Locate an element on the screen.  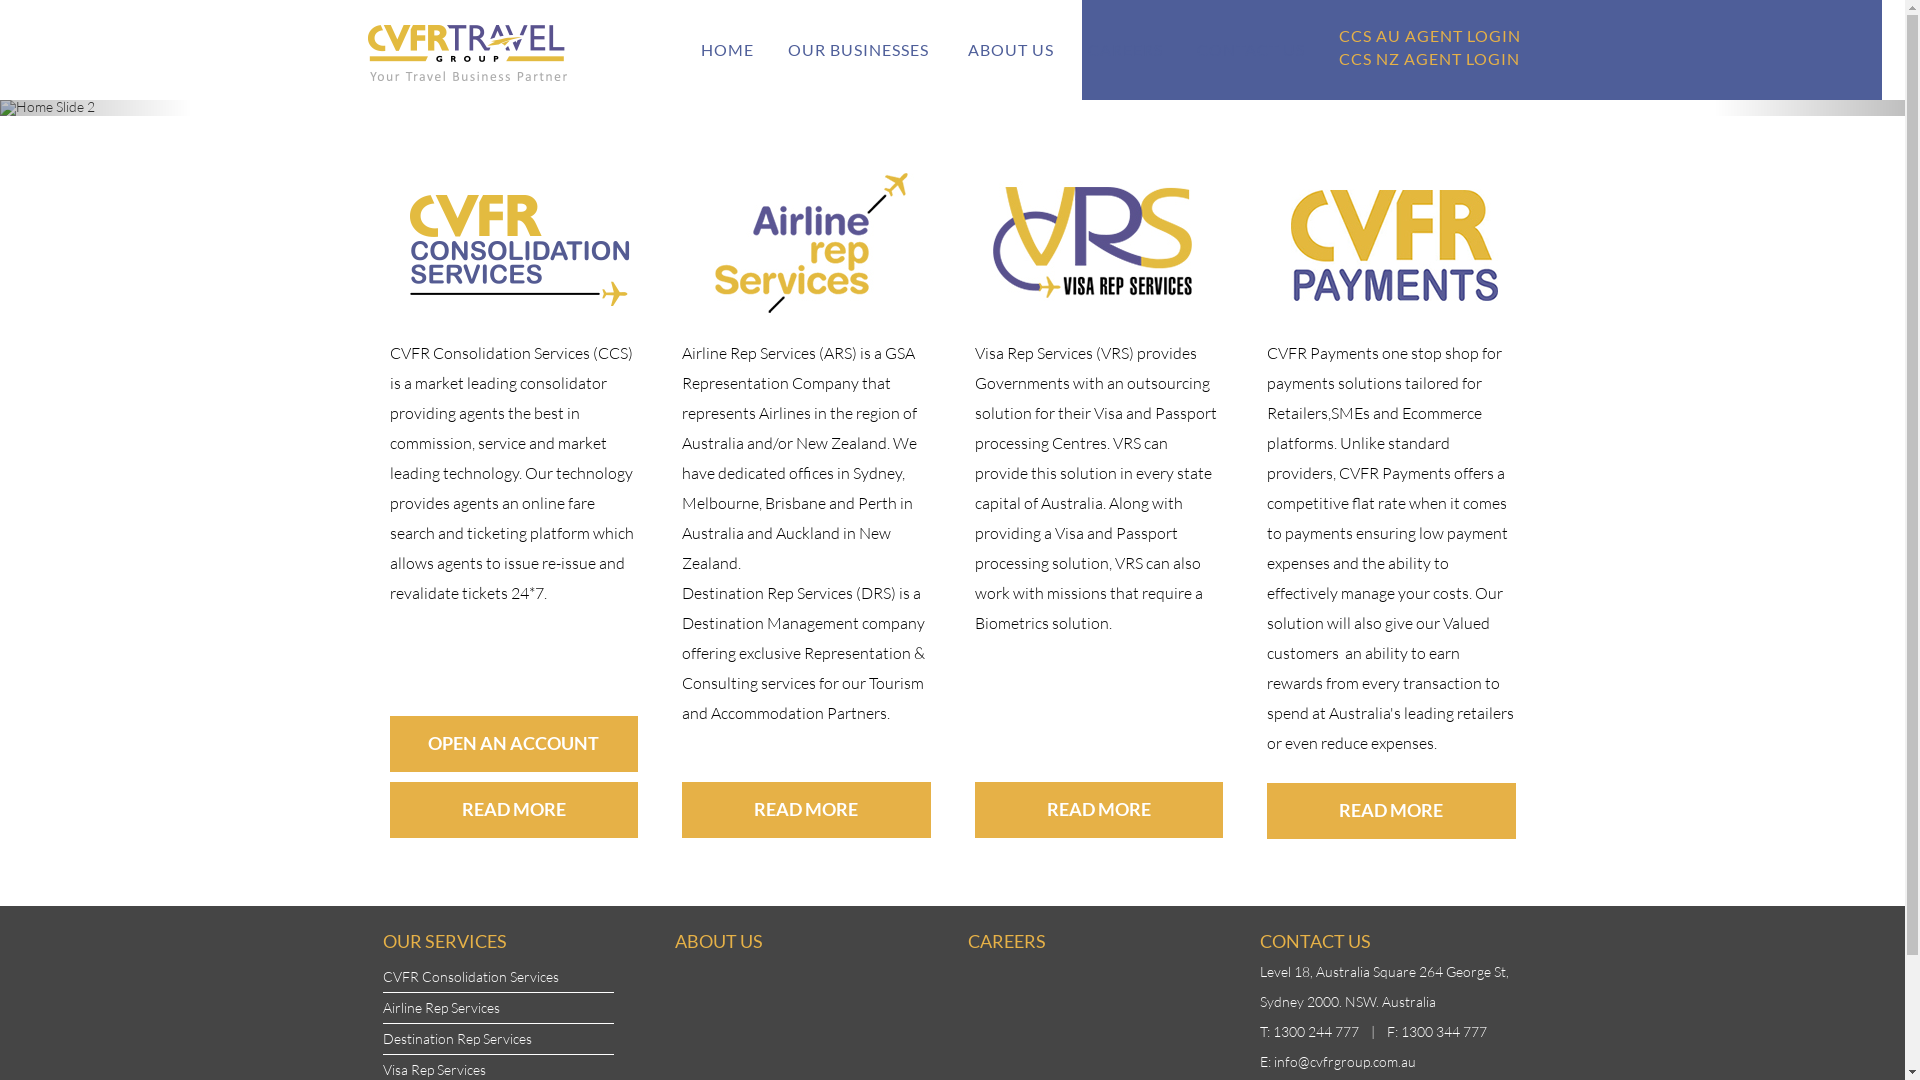
'Airline Rep Services' is located at coordinates (382, 1007).